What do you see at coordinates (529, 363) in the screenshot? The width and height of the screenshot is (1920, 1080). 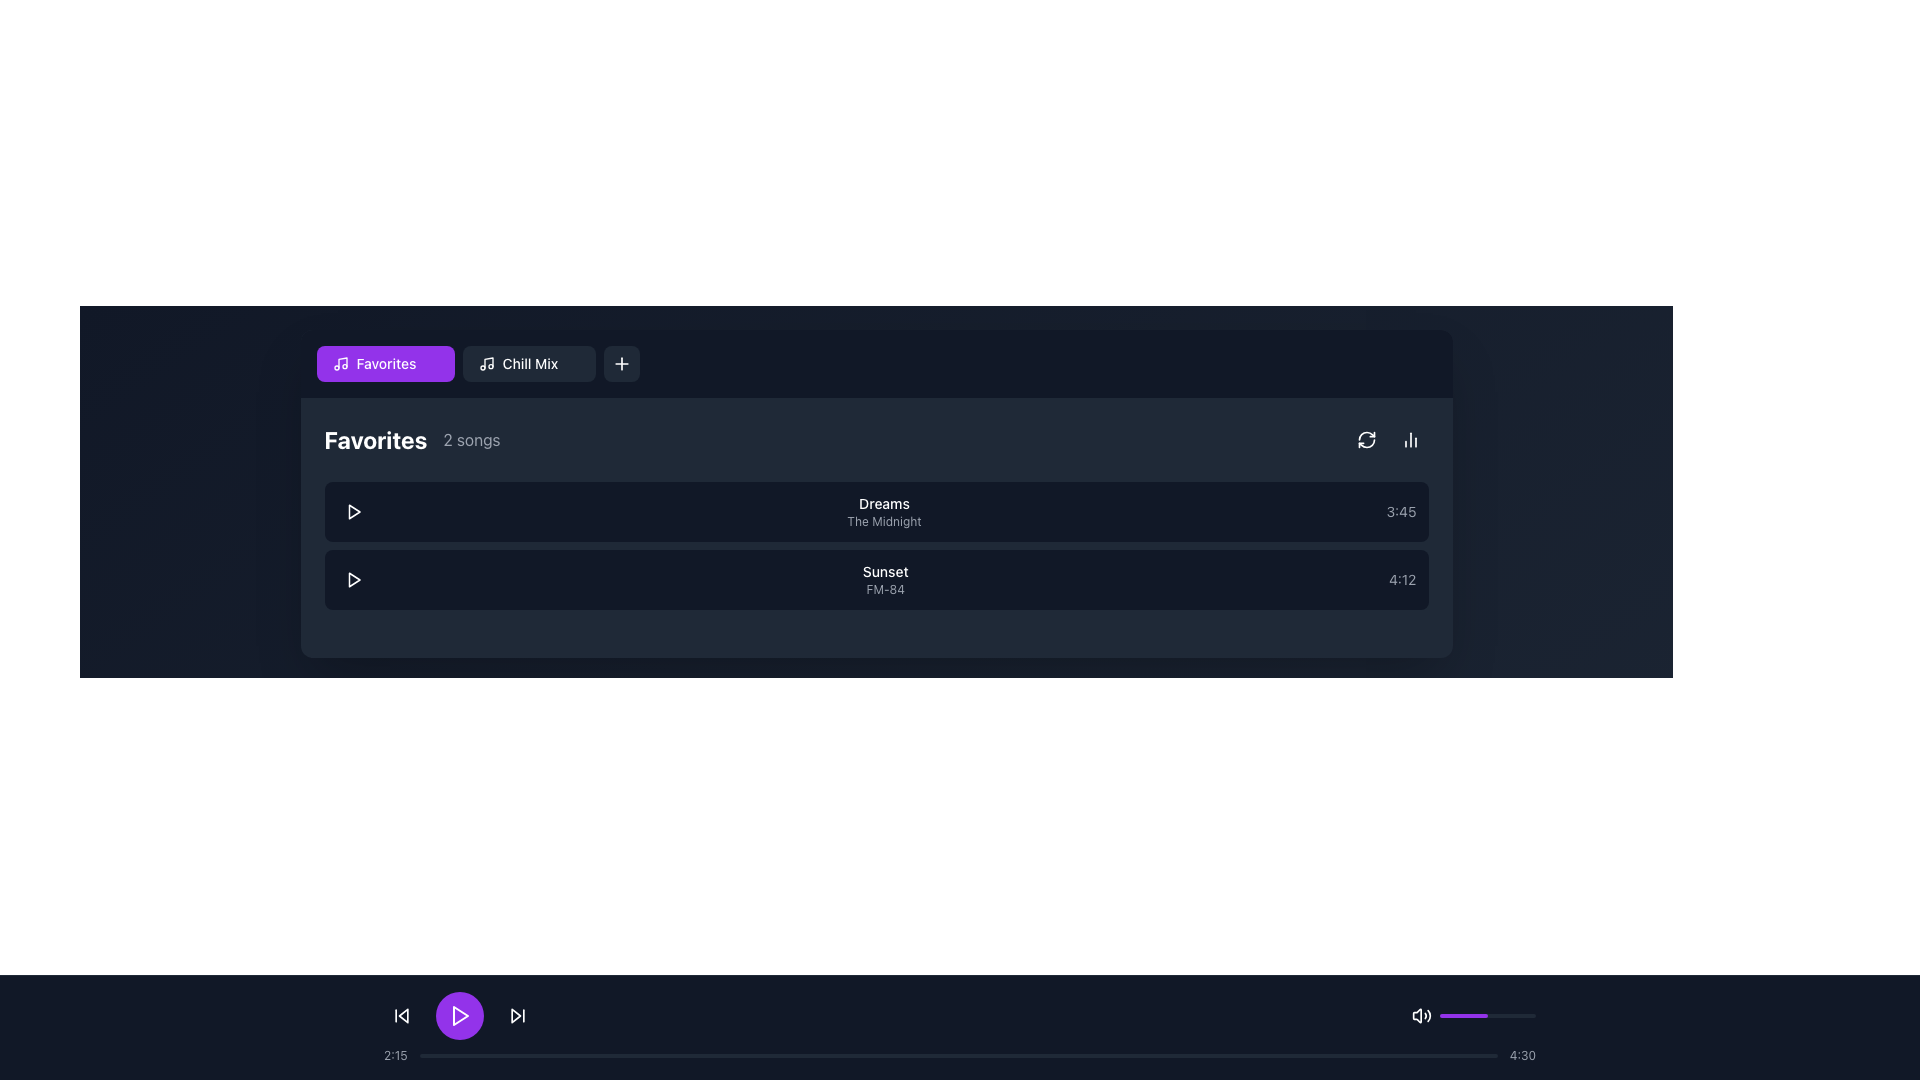 I see `the 'Chill Mix' button, which is a rectangular button with a dark background, rounded corners, and a musical note icon next to the text` at bounding box center [529, 363].